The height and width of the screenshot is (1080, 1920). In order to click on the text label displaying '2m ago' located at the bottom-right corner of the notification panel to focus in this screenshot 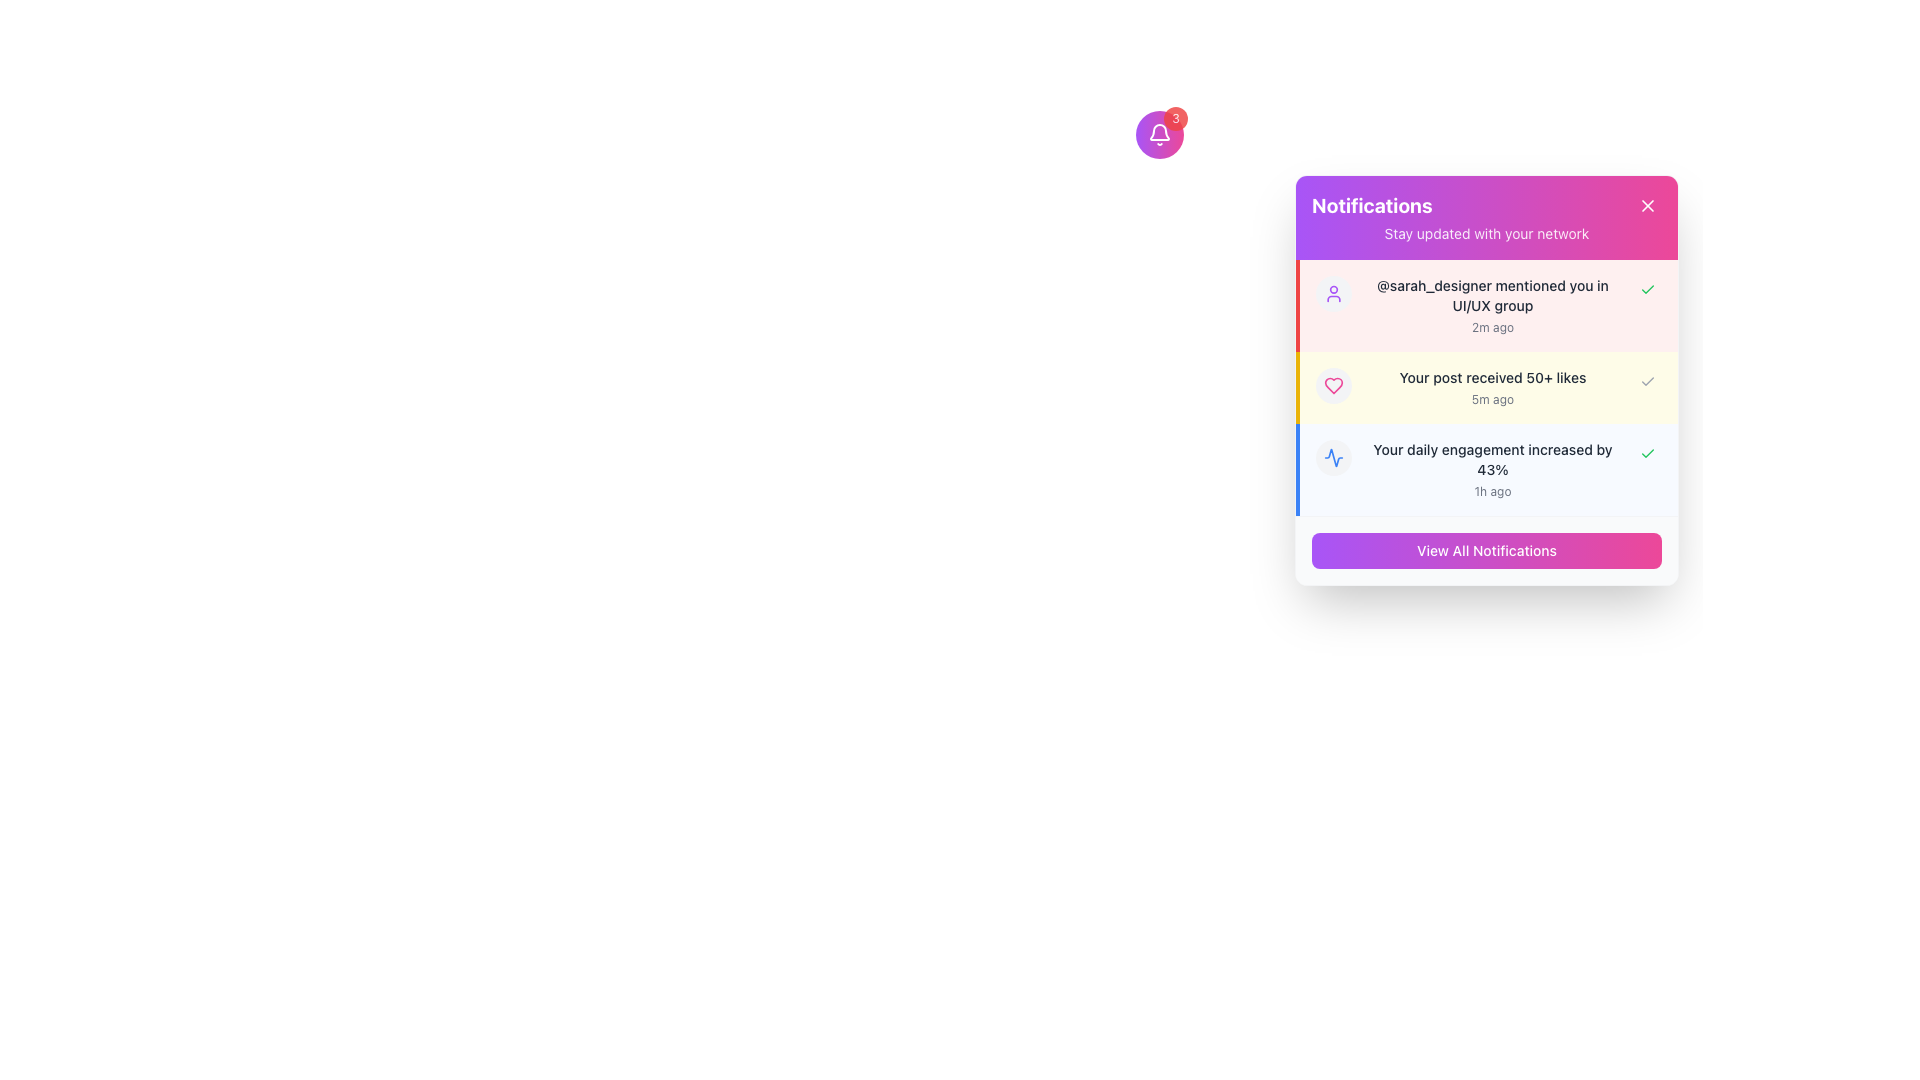, I will do `click(1492, 326)`.